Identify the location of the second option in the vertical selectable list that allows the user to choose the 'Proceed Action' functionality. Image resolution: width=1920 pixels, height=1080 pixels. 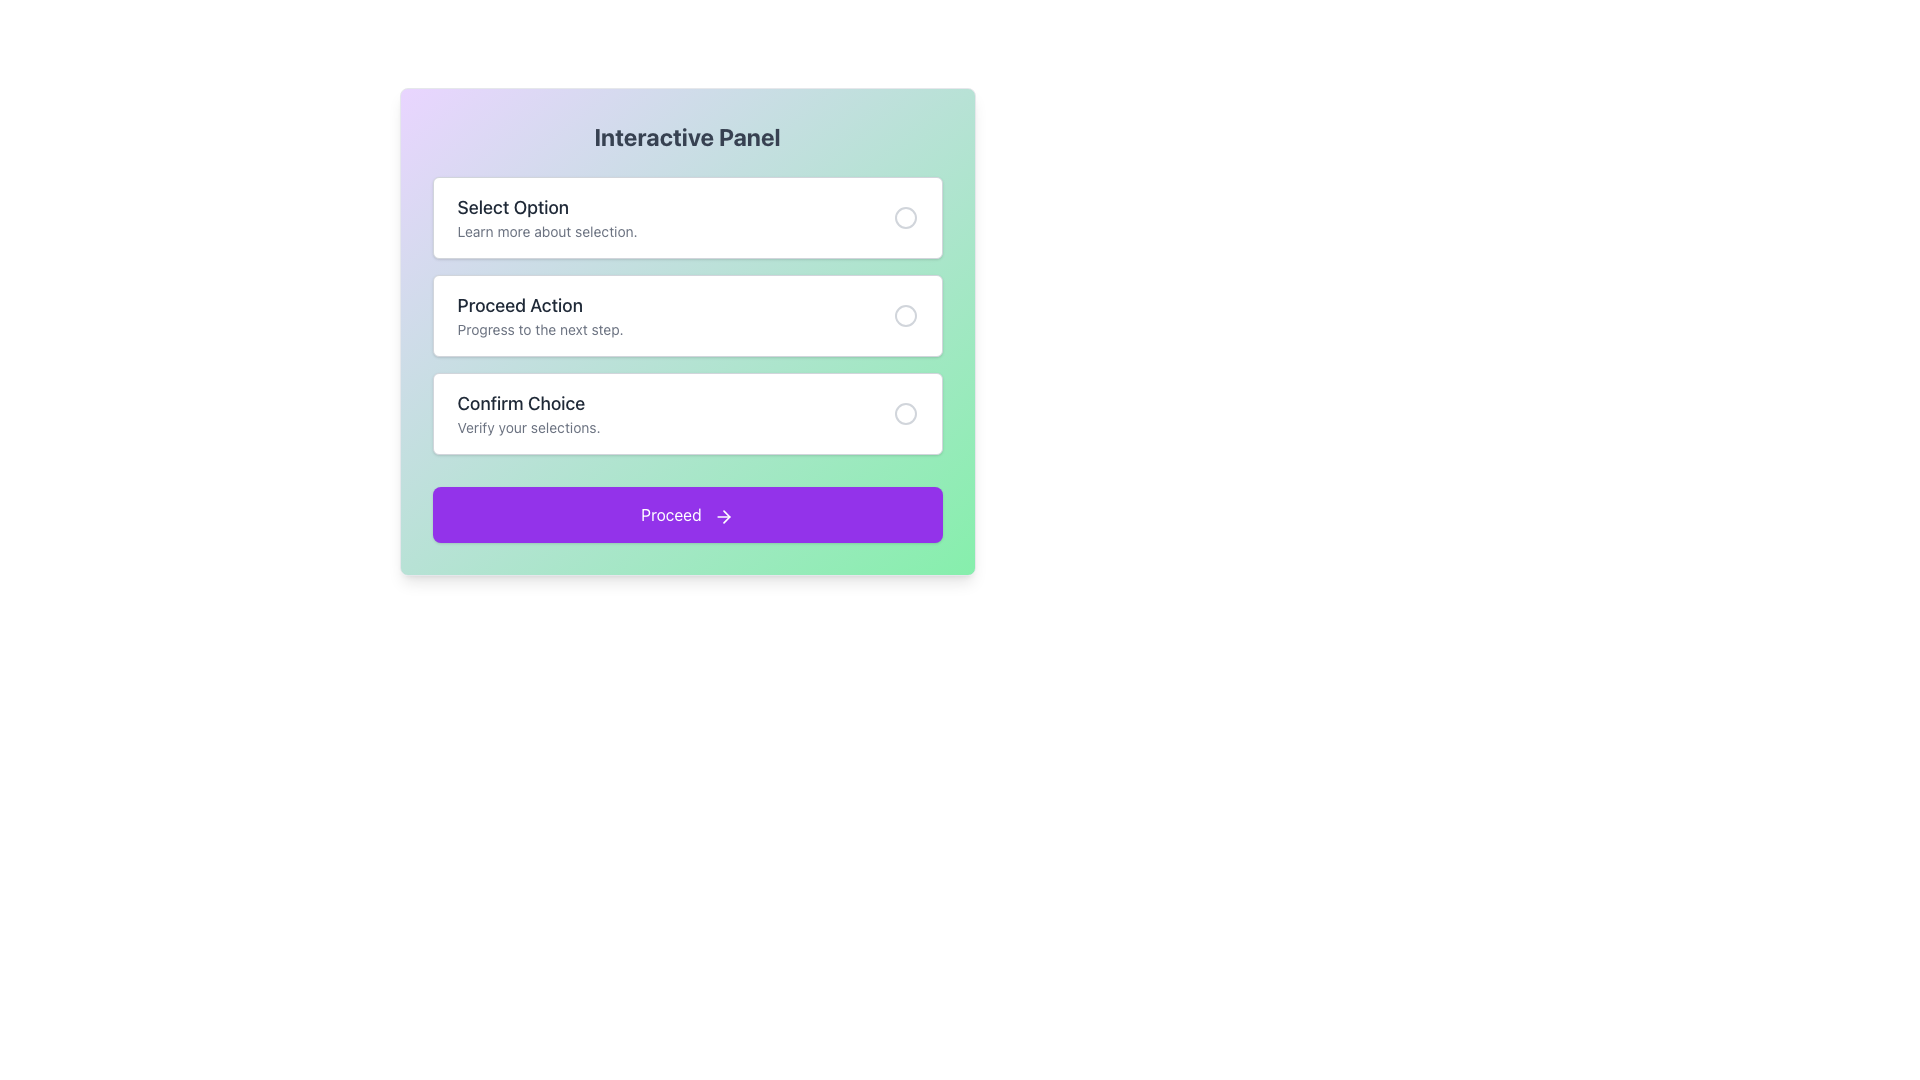
(540, 315).